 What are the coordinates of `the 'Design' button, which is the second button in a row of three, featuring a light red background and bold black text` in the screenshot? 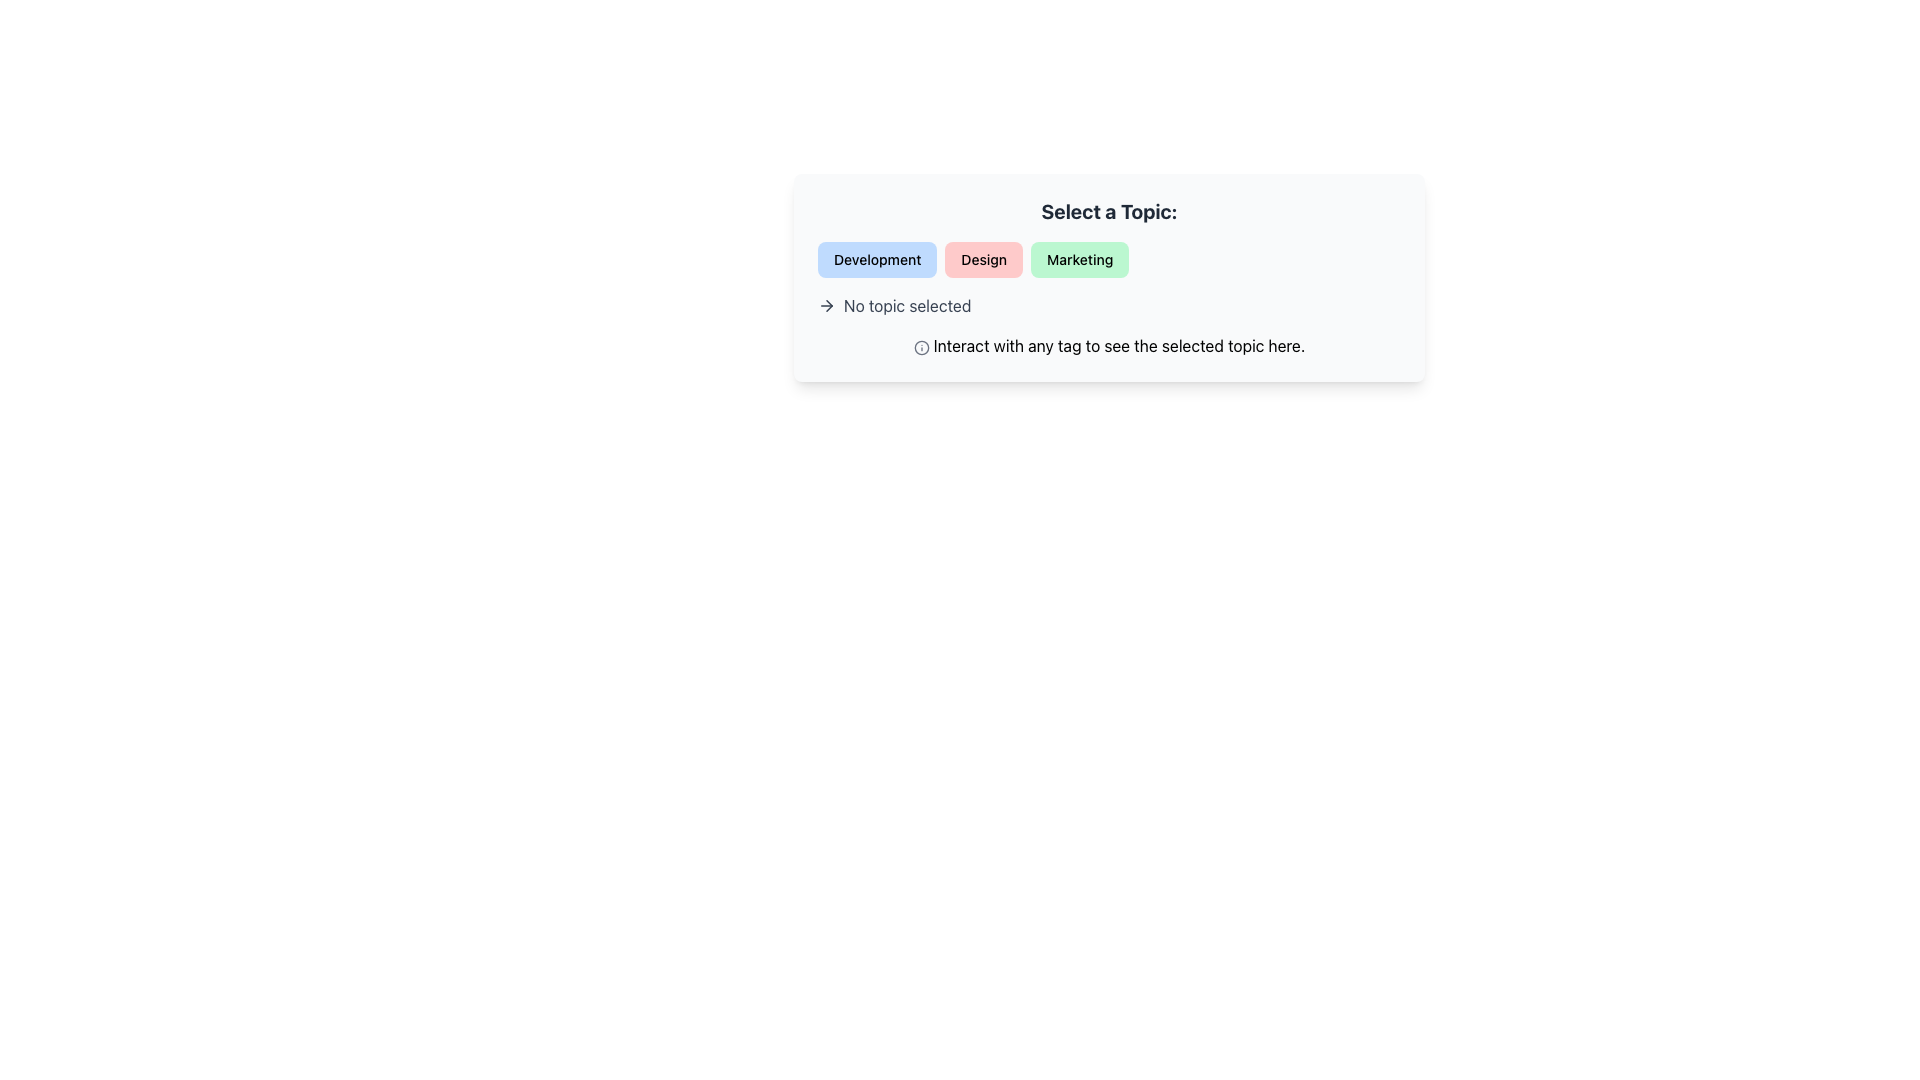 It's located at (984, 258).